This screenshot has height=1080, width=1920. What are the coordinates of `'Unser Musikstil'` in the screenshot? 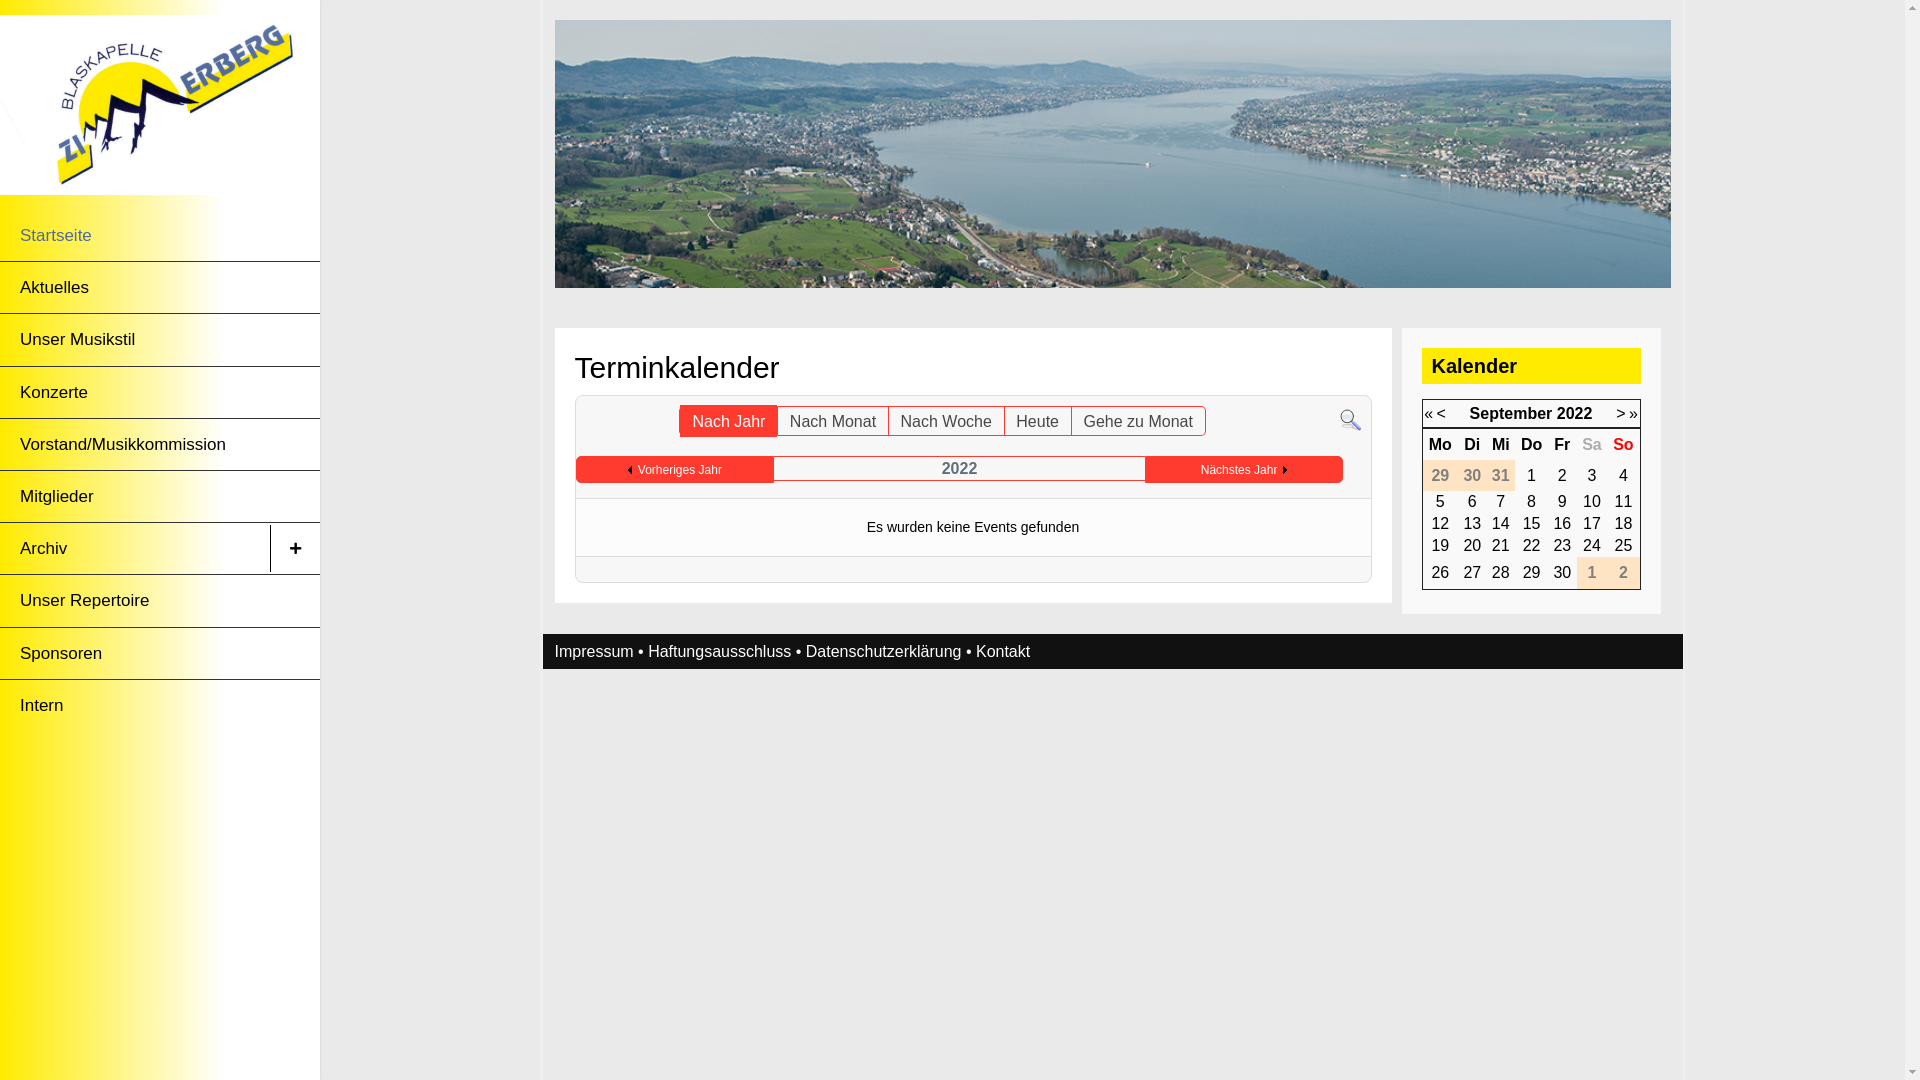 It's located at (133, 338).